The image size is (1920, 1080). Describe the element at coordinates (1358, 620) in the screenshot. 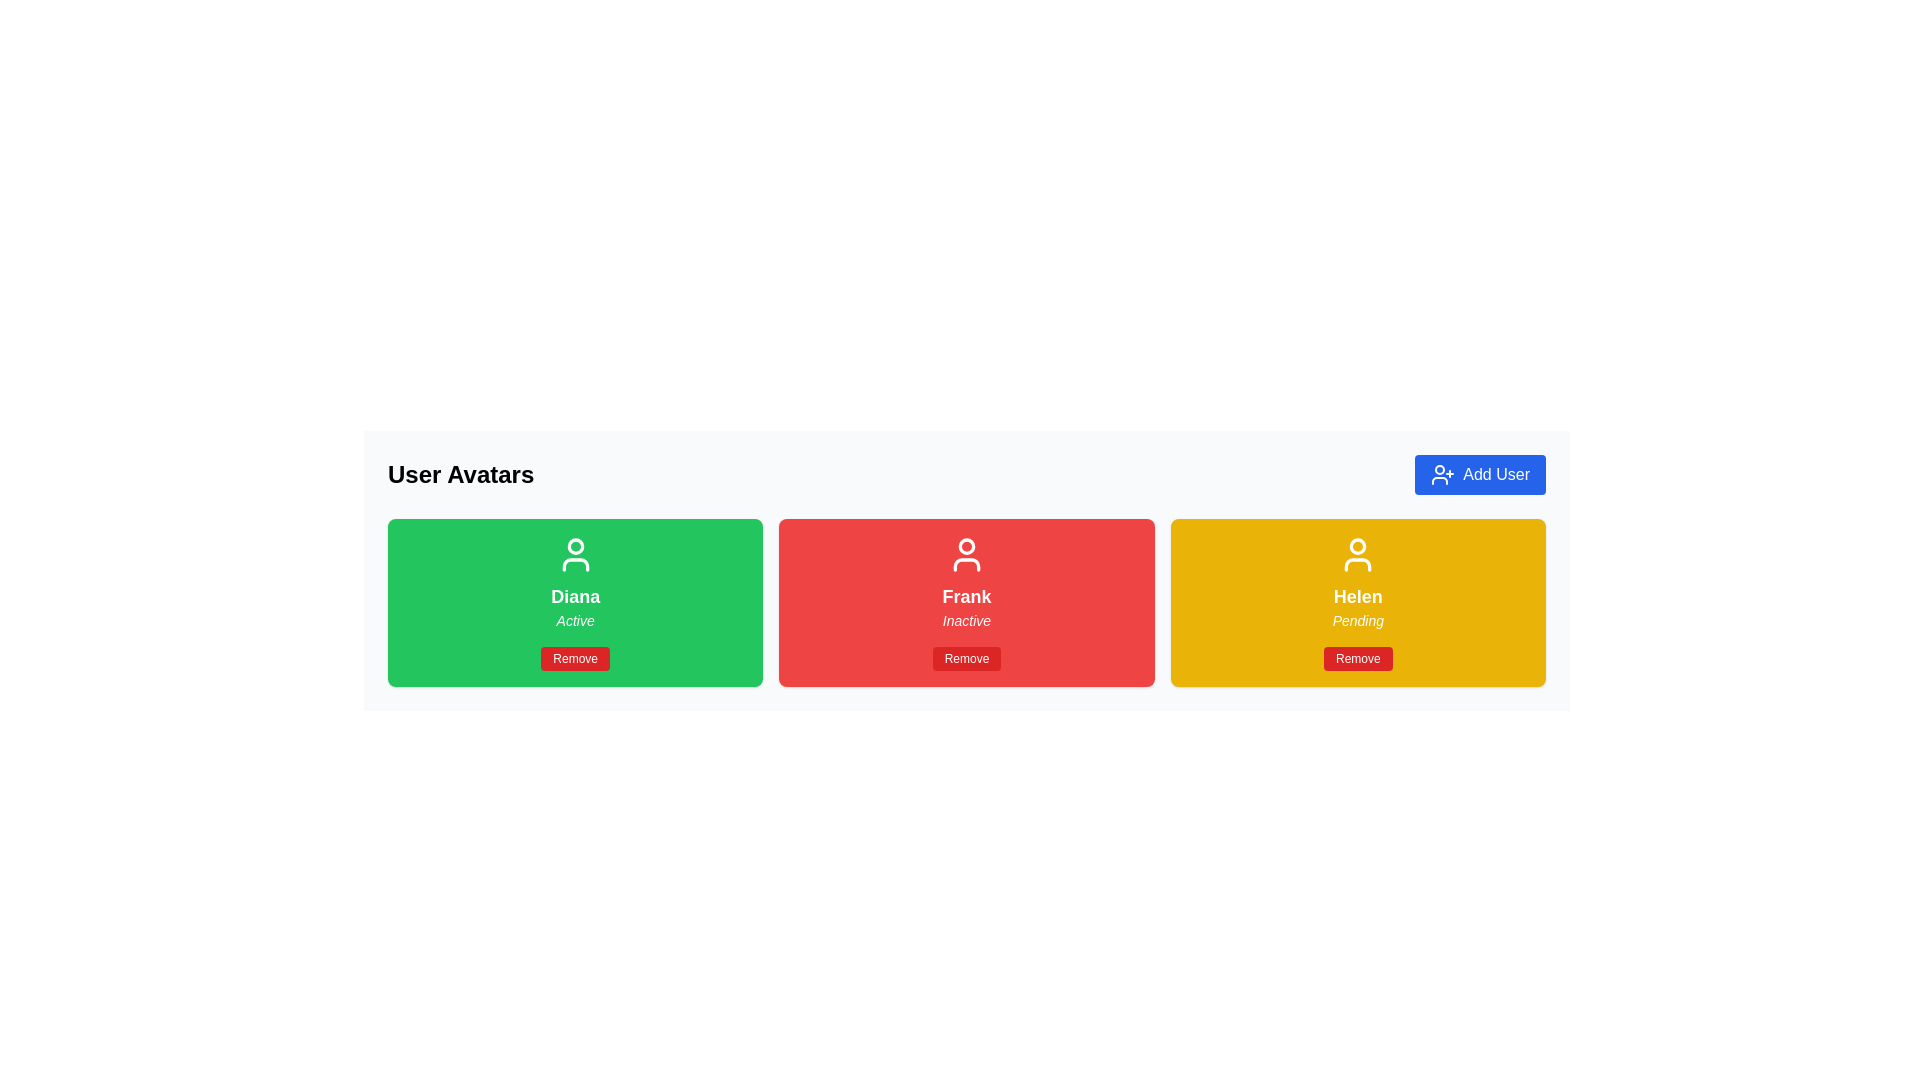

I see `the 'Pending' status indicator text label located in the yellow card below the 'Helen' text, which is positioned above the 'Remove' button` at that location.